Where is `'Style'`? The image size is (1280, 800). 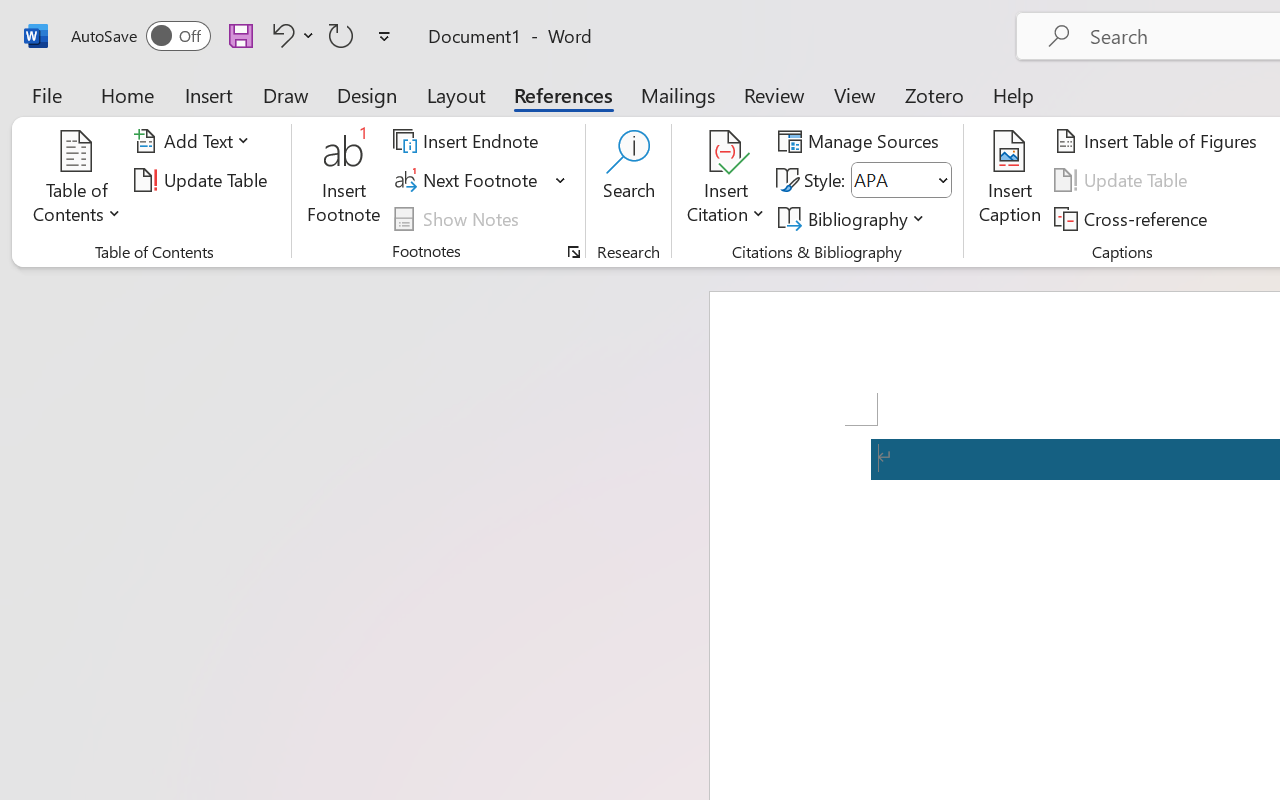 'Style' is located at coordinates (900, 179).